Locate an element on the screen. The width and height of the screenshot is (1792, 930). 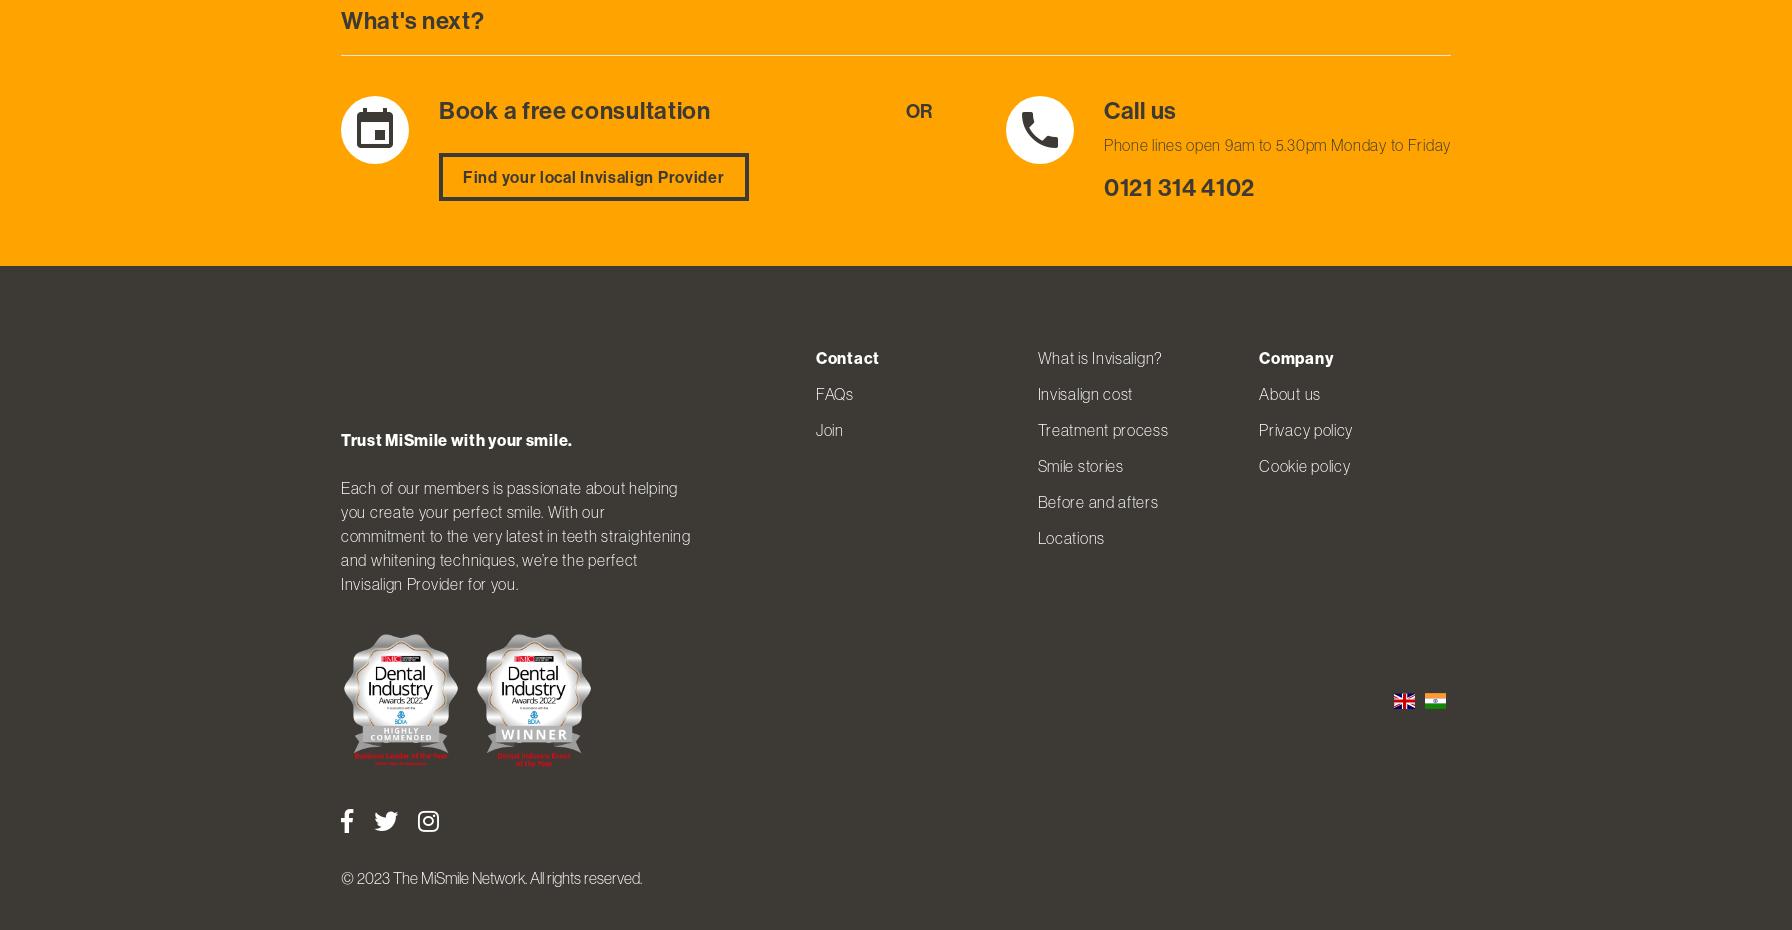
'What's next?' is located at coordinates (412, 18).